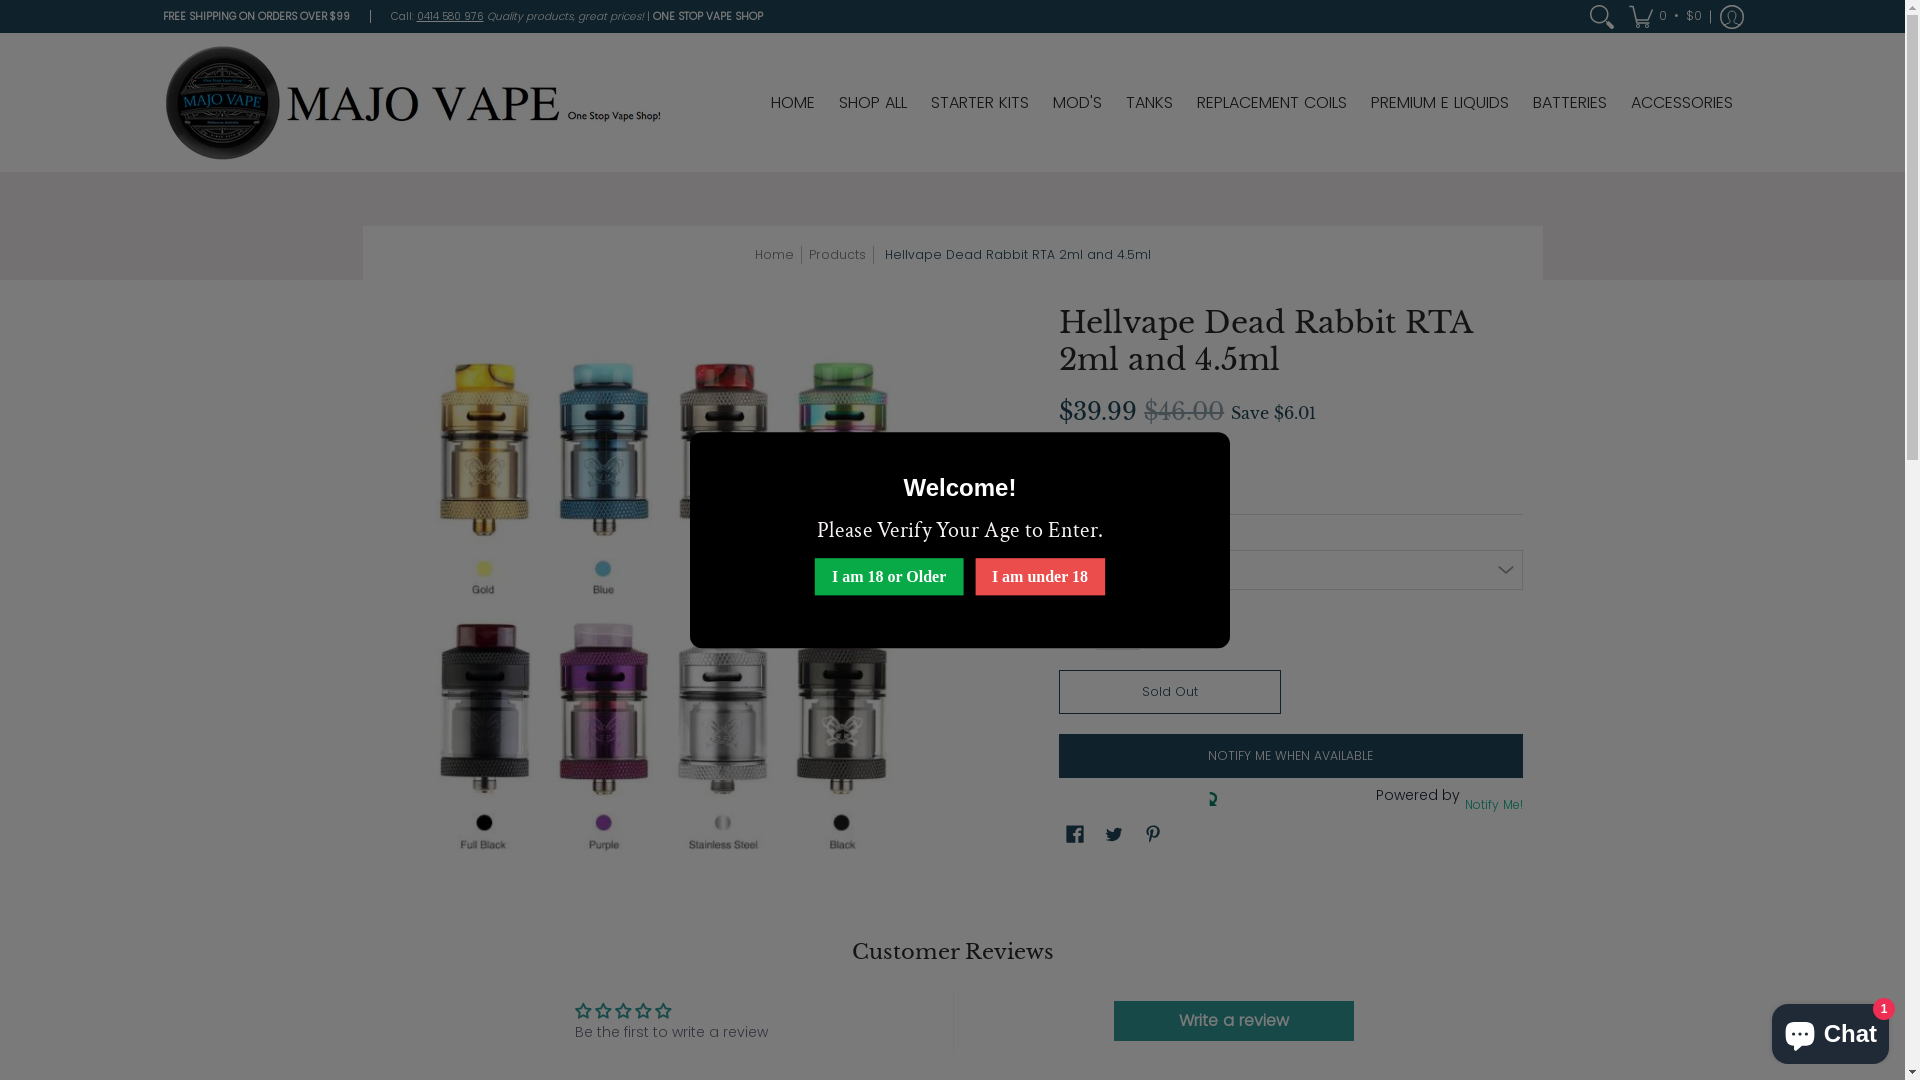 This screenshot has height=1080, width=1920. I want to click on 'Products', so click(836, 253).